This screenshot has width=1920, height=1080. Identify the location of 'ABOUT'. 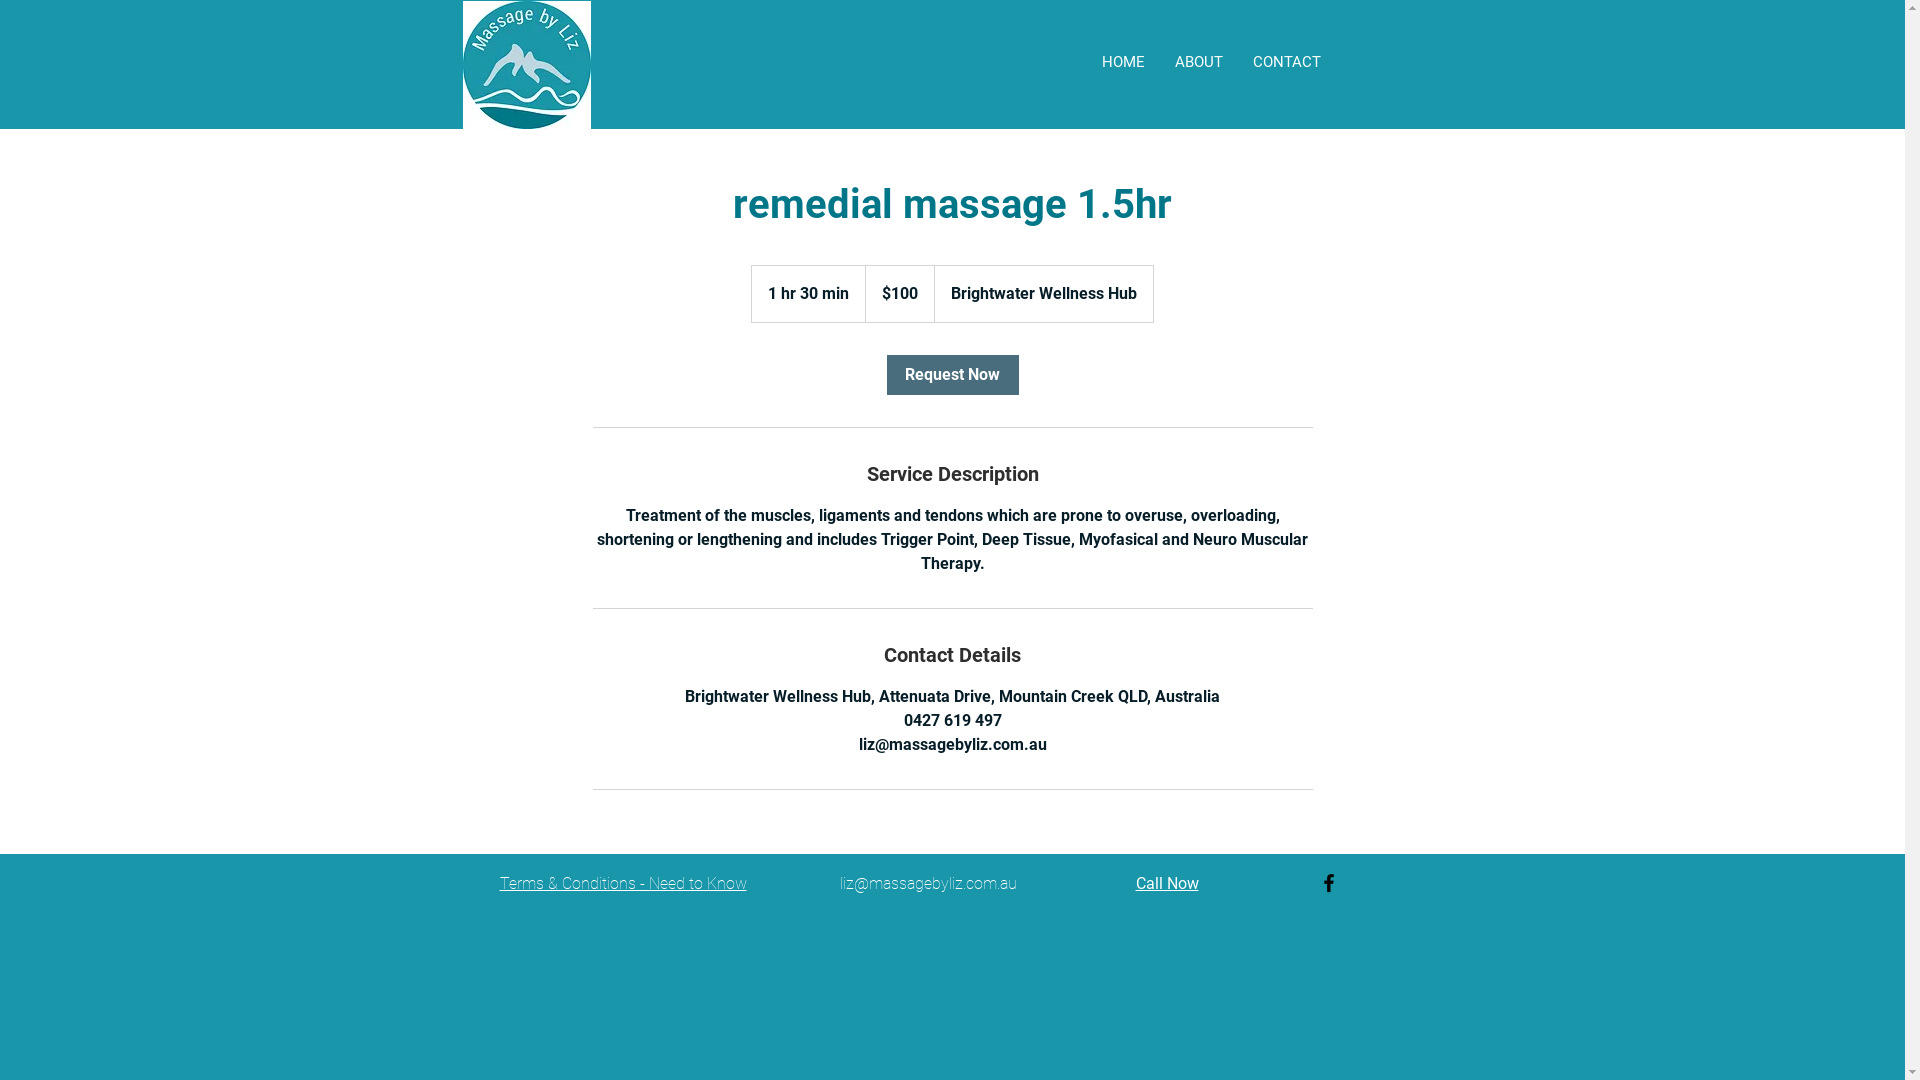
(1199, 60).